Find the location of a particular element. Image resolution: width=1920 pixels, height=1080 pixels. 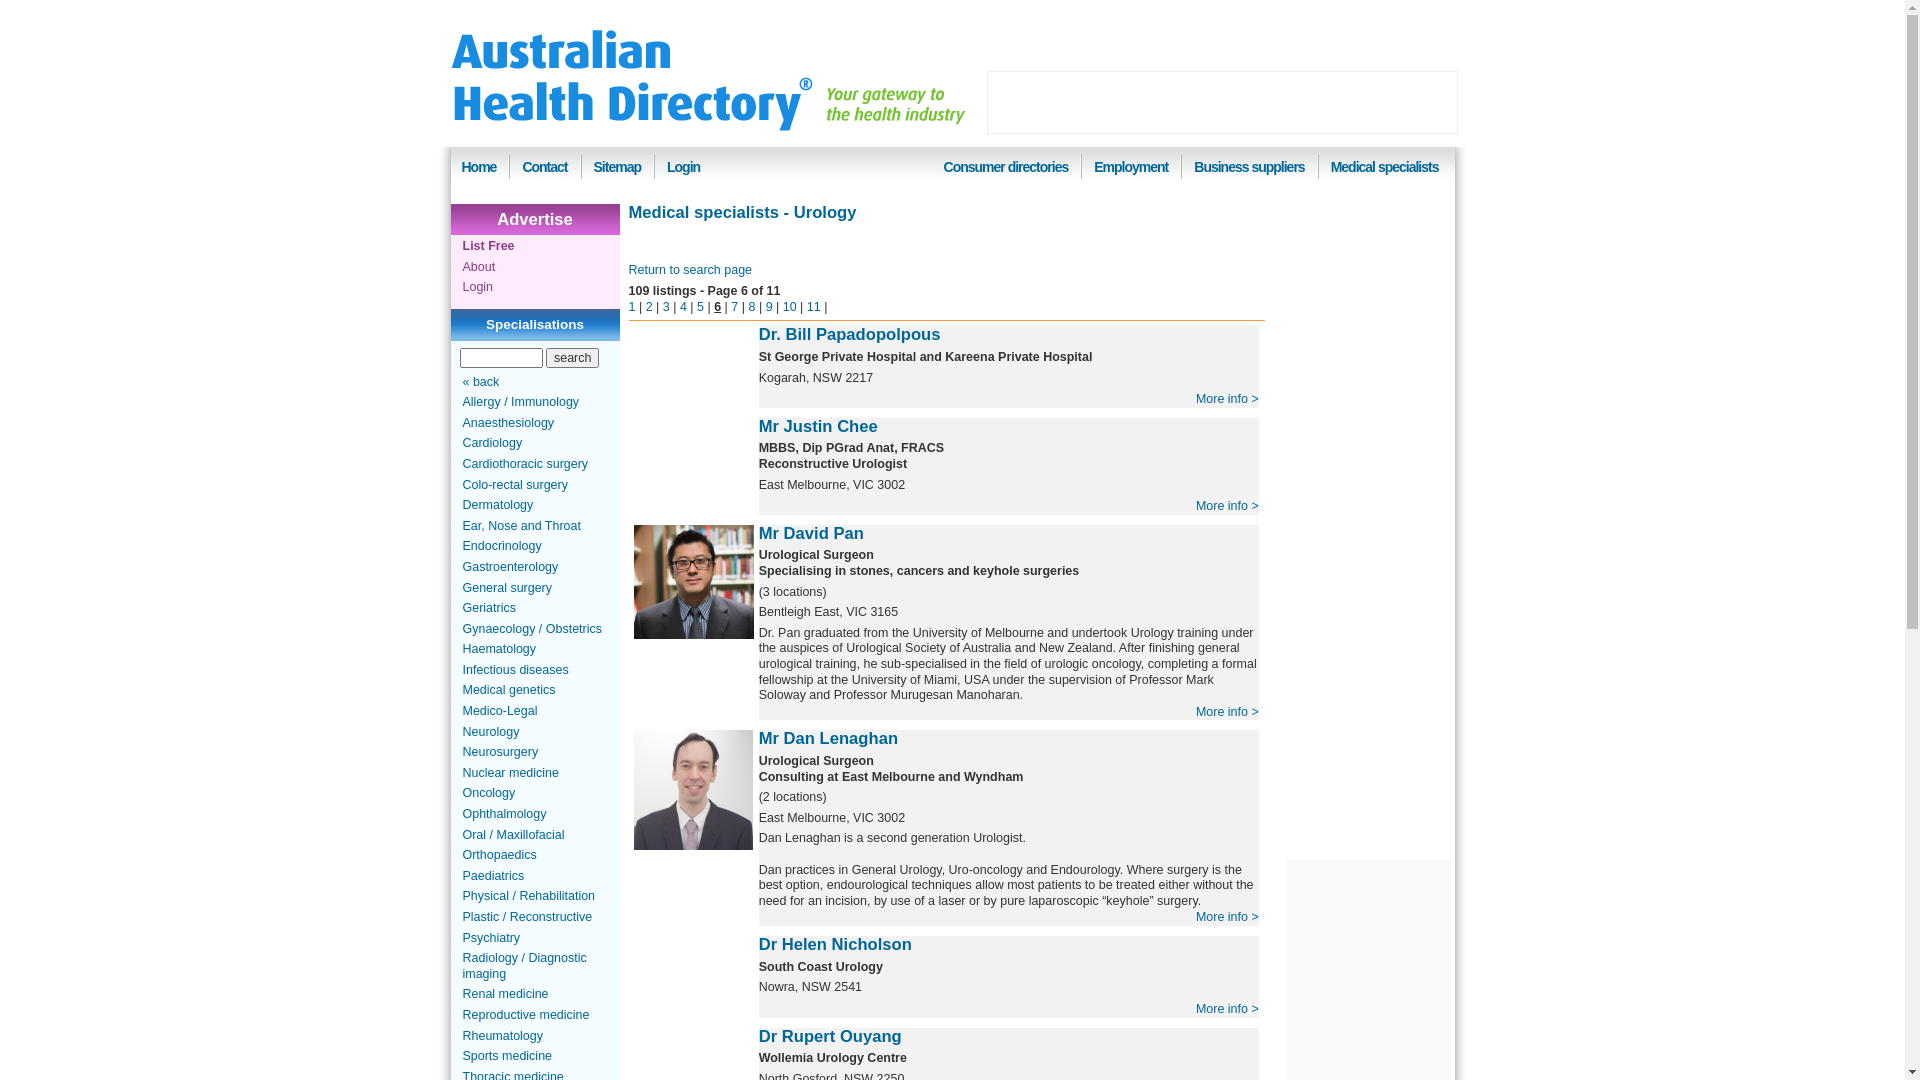

'More info >' is located at coordinates (1226, 504).